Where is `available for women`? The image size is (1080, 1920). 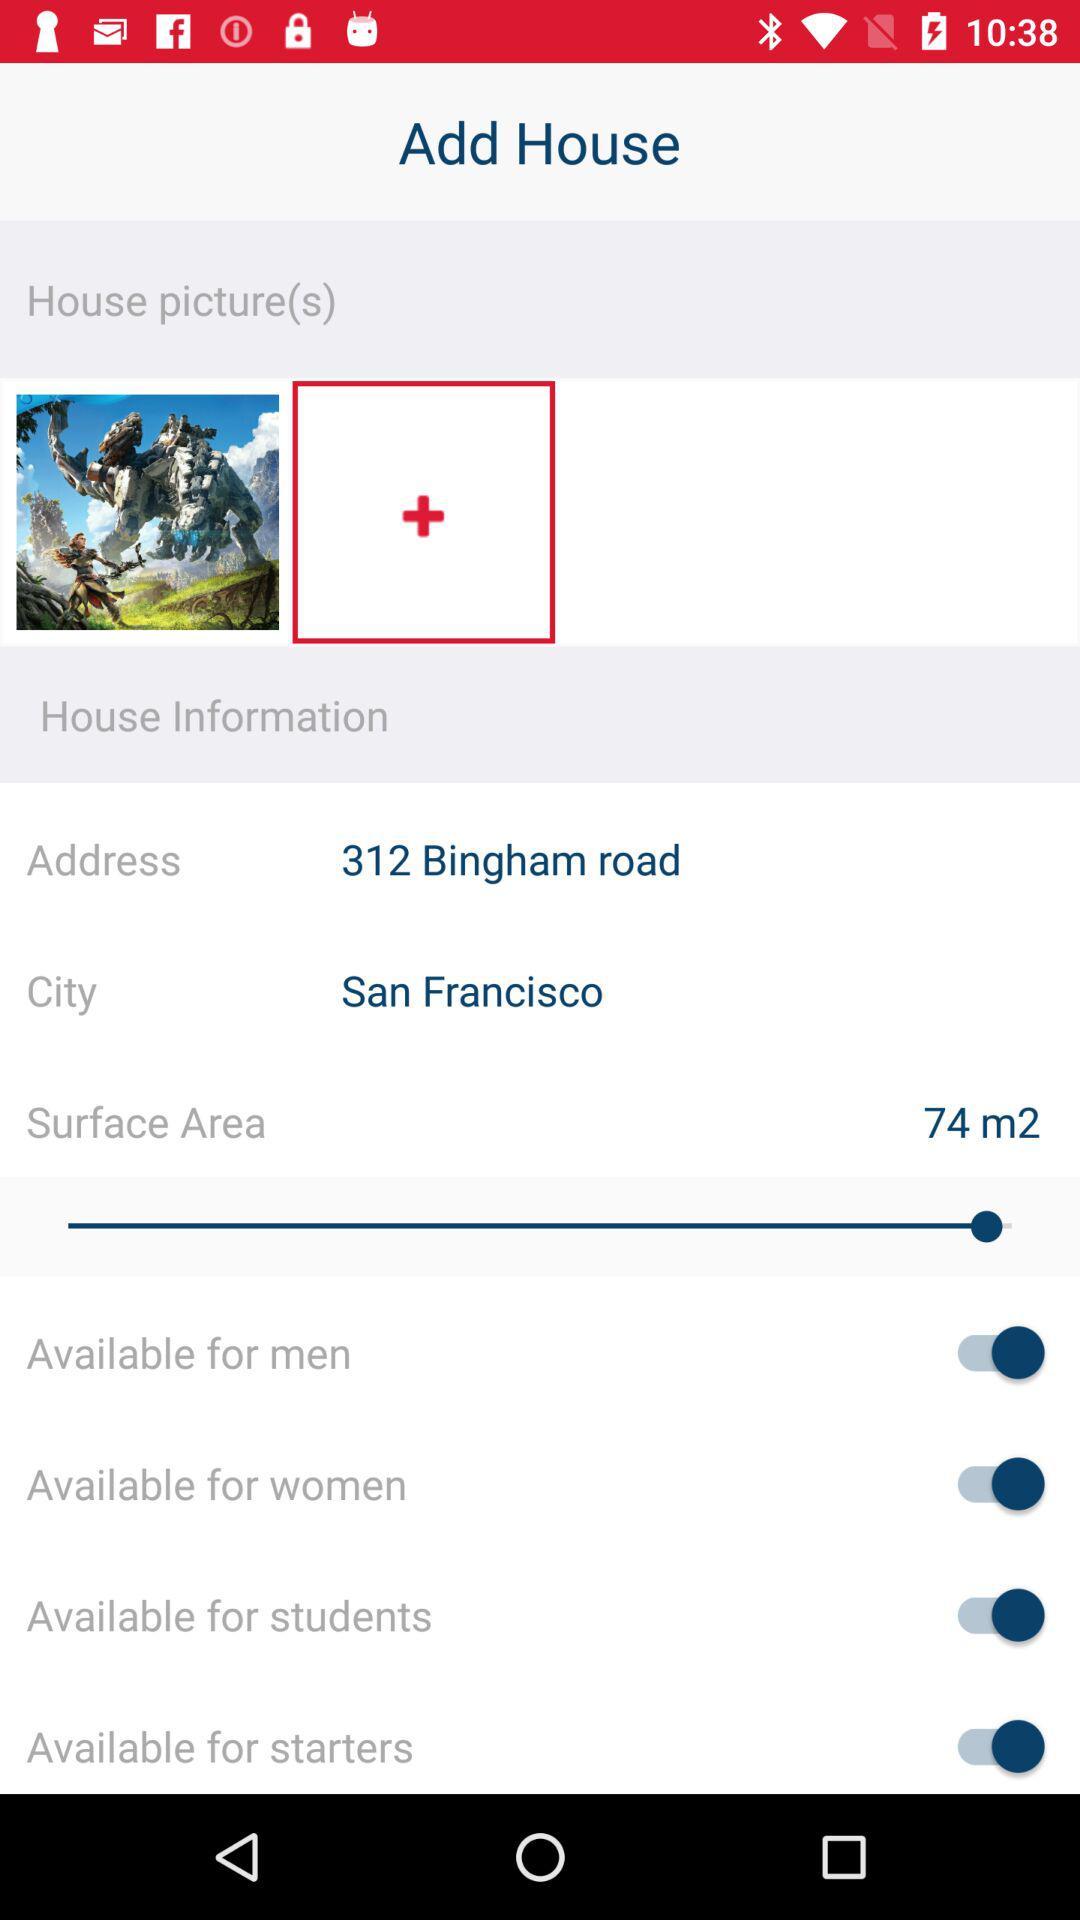
available for women is located at coordinates (991, 1483).